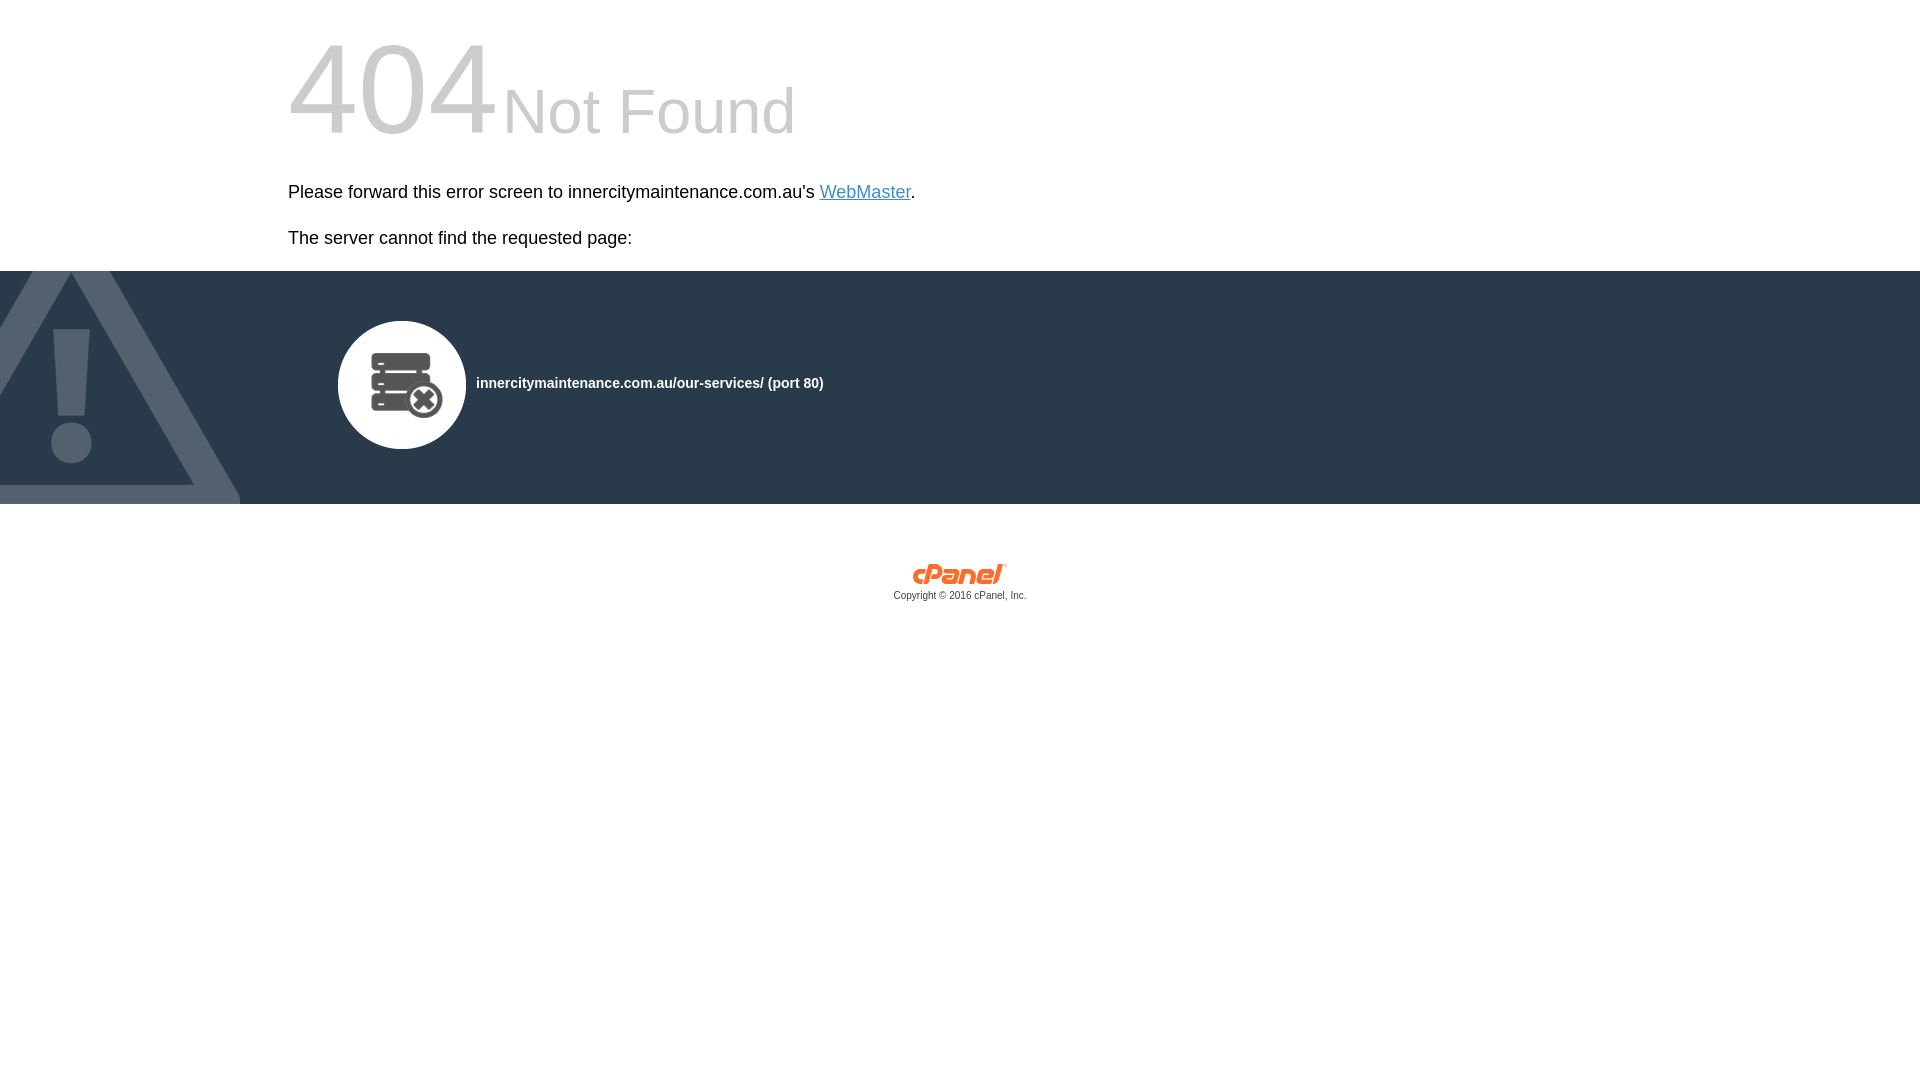 Image resolution: width=1920 pixels, height=1080 pixels. What do you see at coordinates (820, 192) in the screenshot?
I see `'WebMaster'` at bounding box center [820, 192].